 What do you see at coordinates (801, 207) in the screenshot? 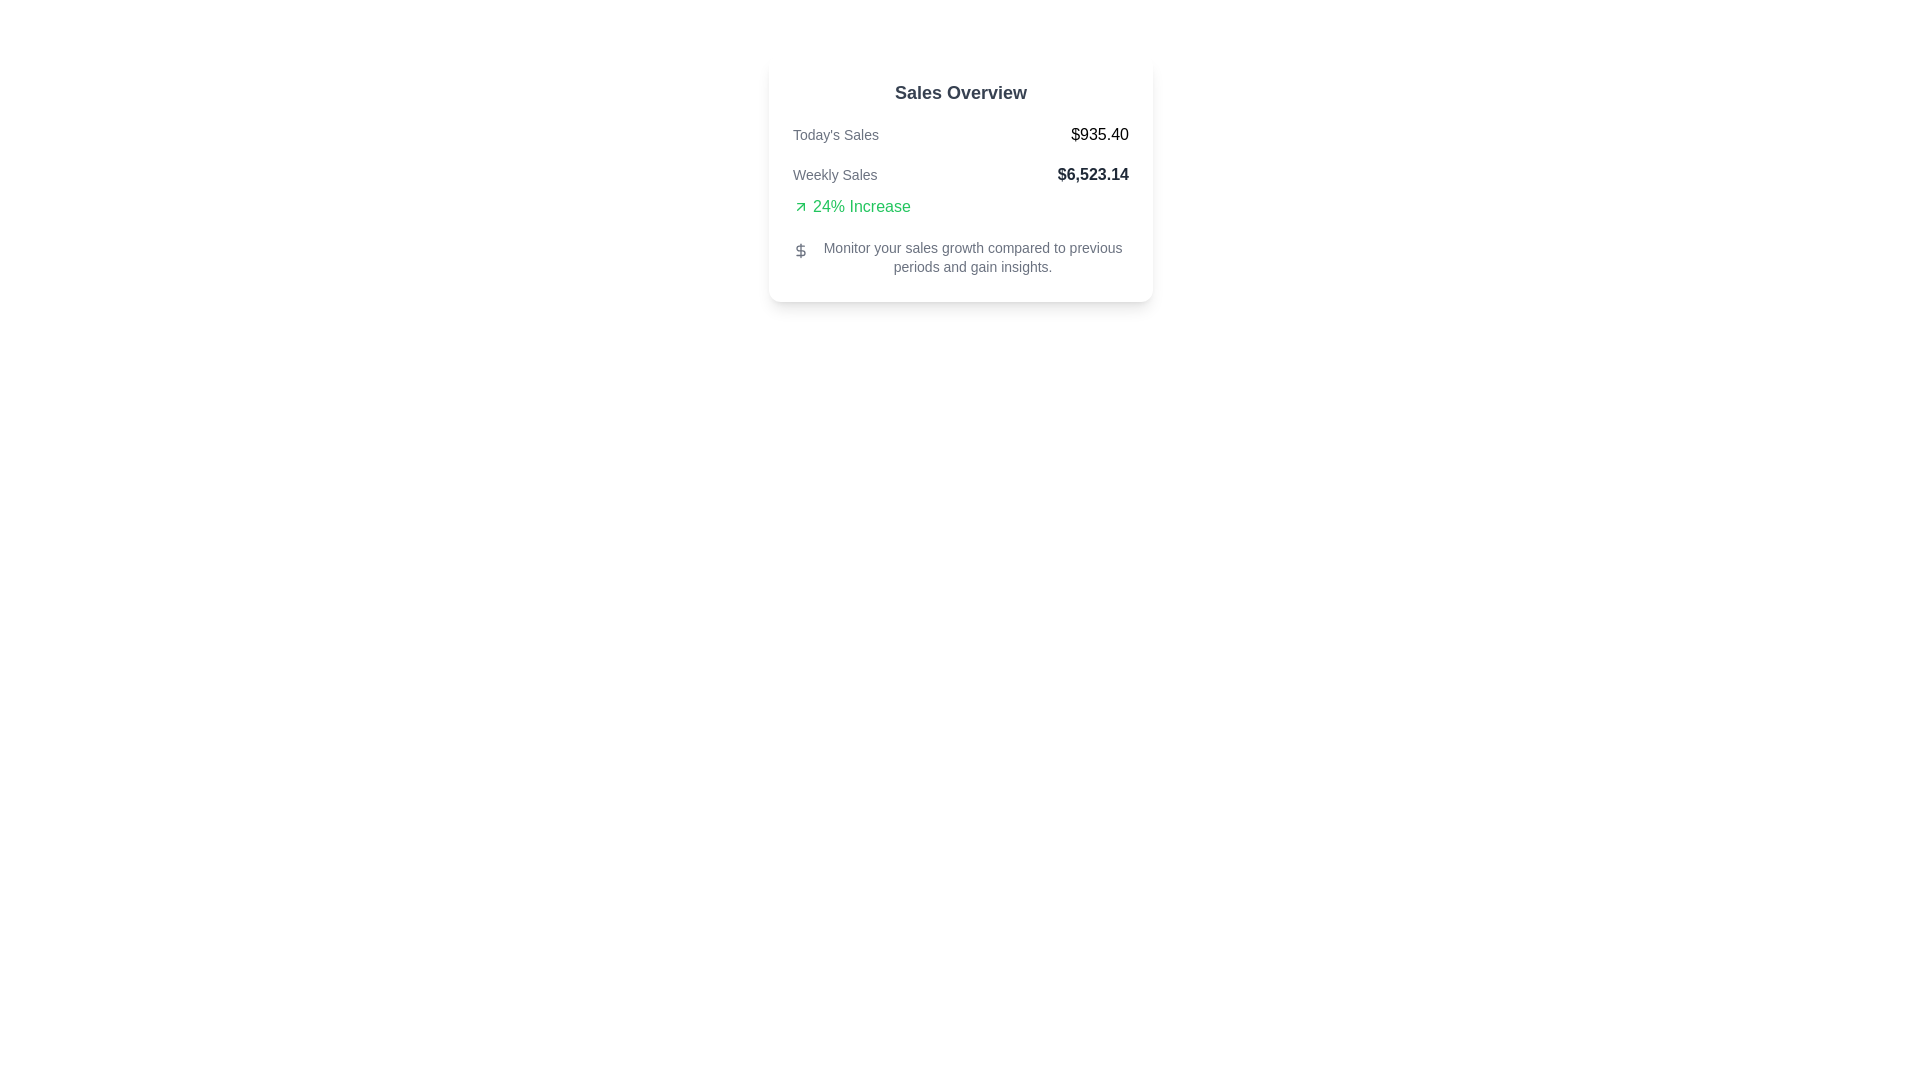
I see `the upward trend icon located to the left of the '24% Increase' text, which visually communicates a positive increase in sales data` at bounding box center [801, 207].